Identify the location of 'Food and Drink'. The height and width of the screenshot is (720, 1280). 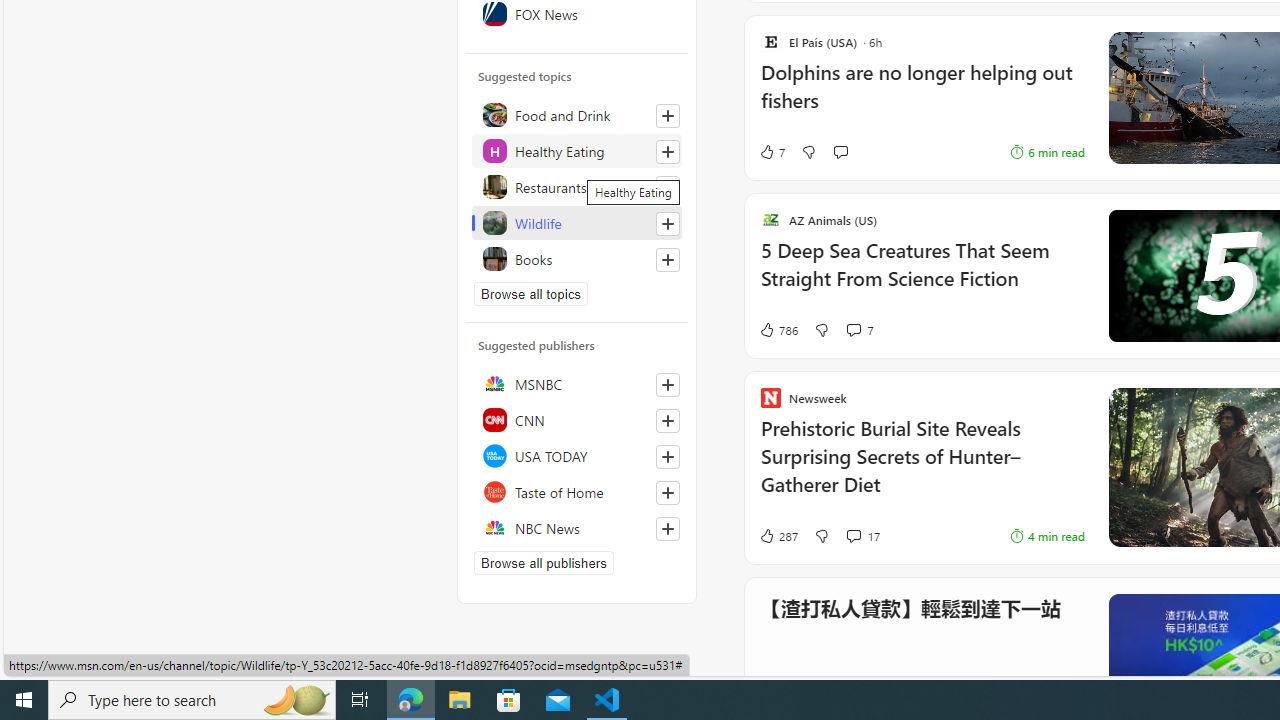
(576, 114).